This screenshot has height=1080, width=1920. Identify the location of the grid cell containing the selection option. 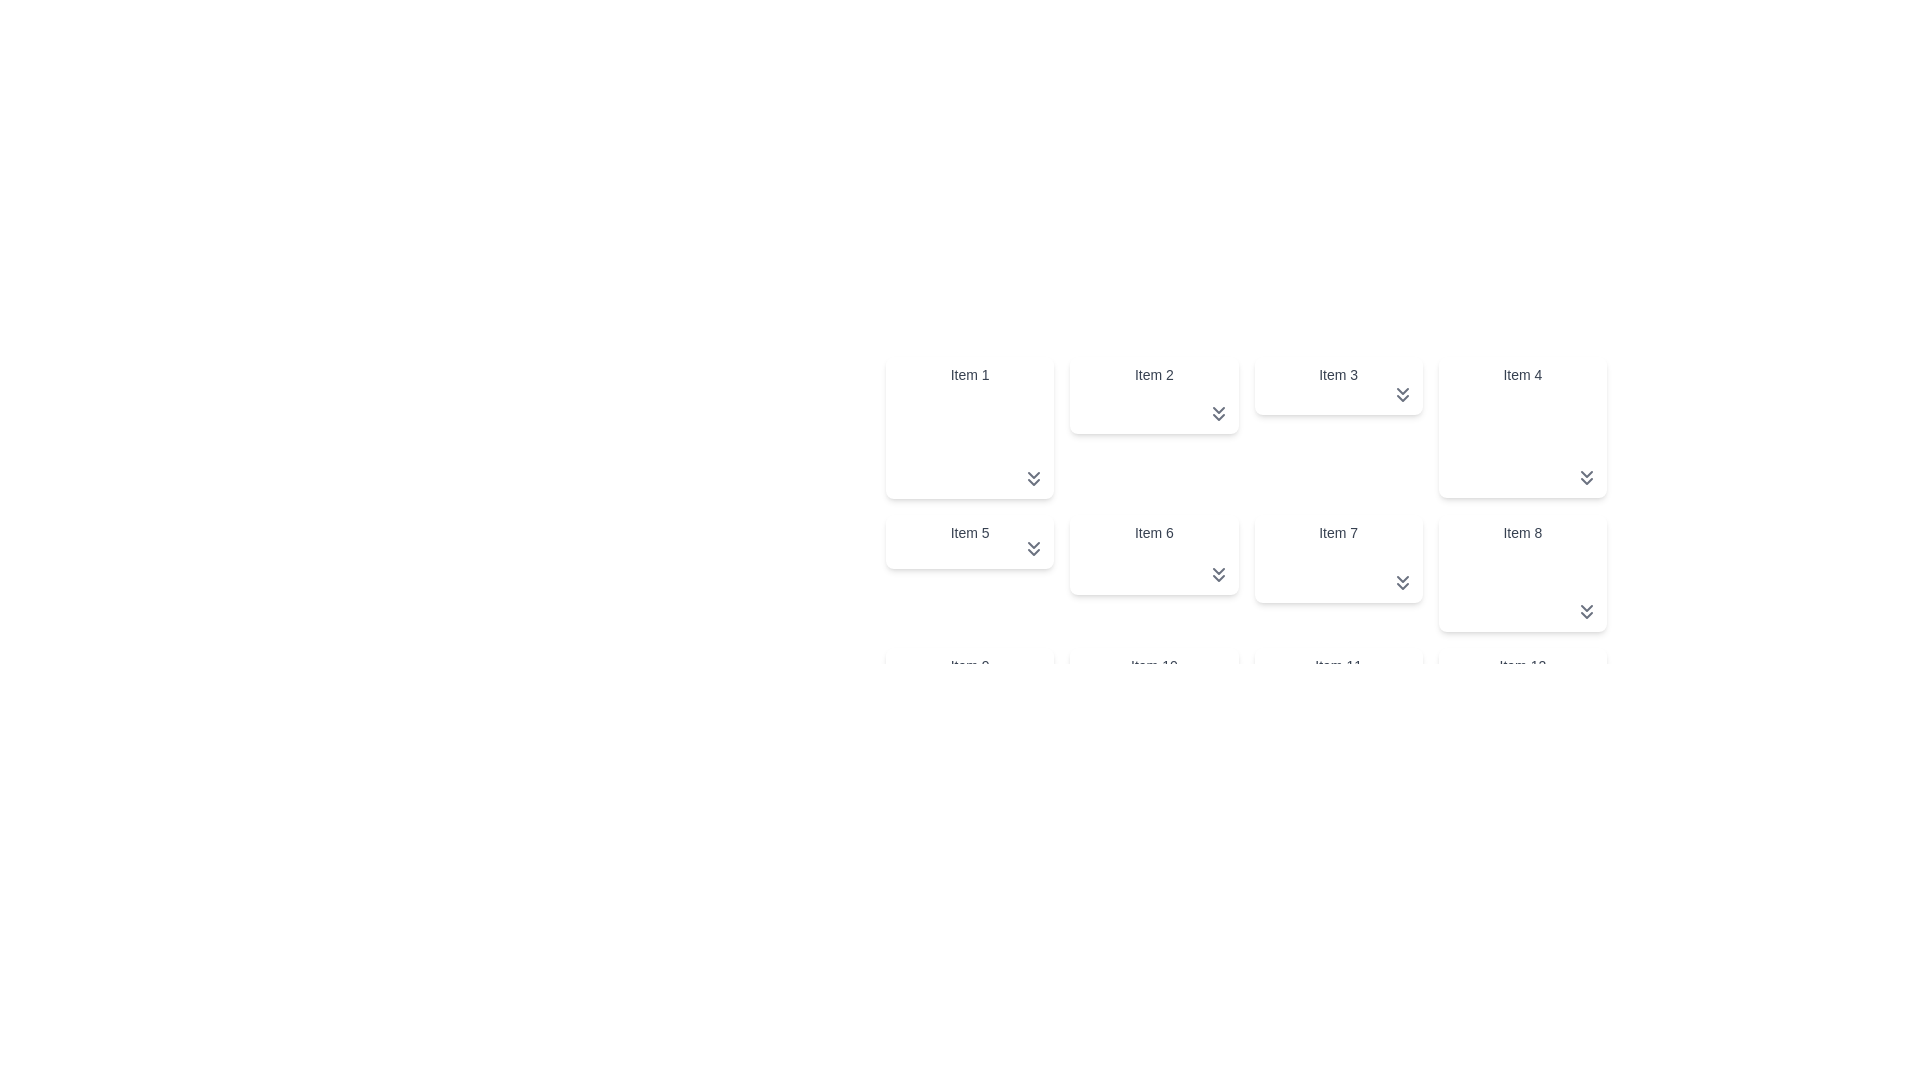
(1245, 490).